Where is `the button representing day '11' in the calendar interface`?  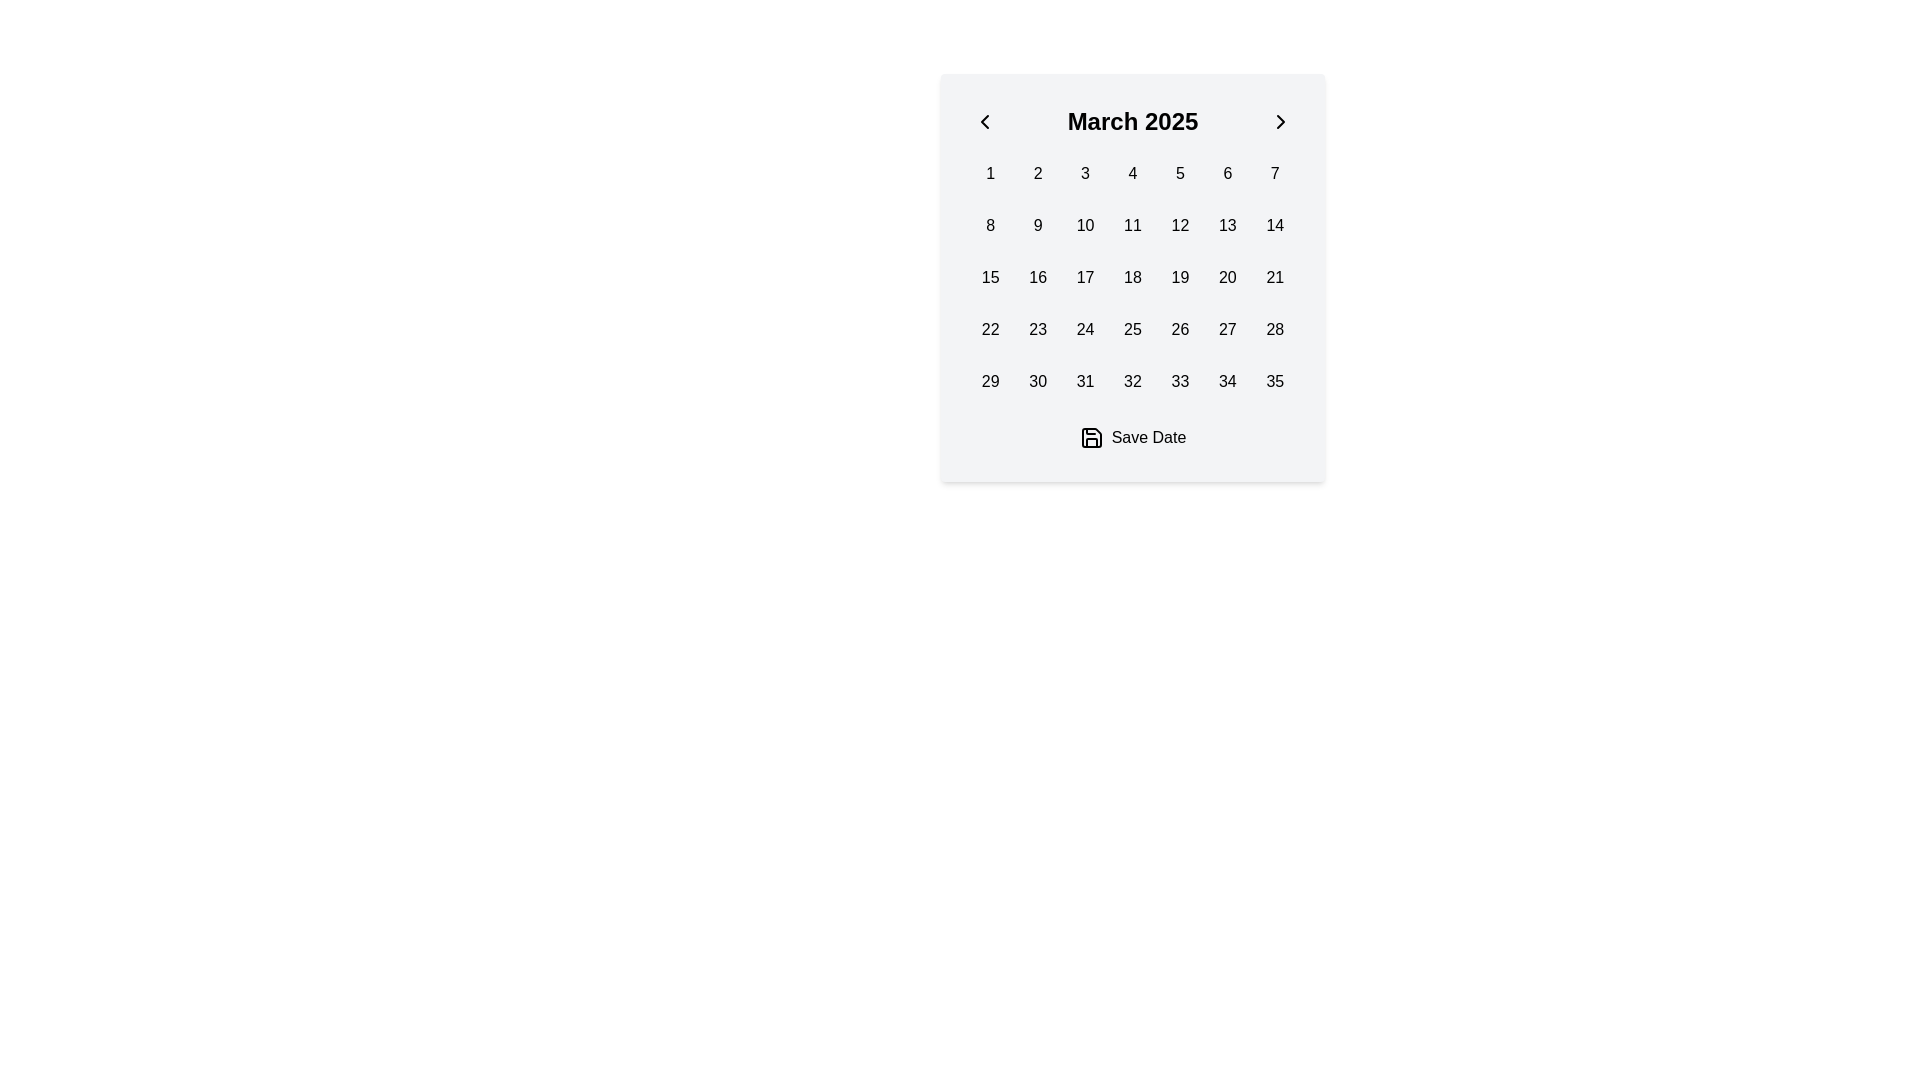 the button representing day '11' in the calendar interface is located at coordinates (1132, 225).